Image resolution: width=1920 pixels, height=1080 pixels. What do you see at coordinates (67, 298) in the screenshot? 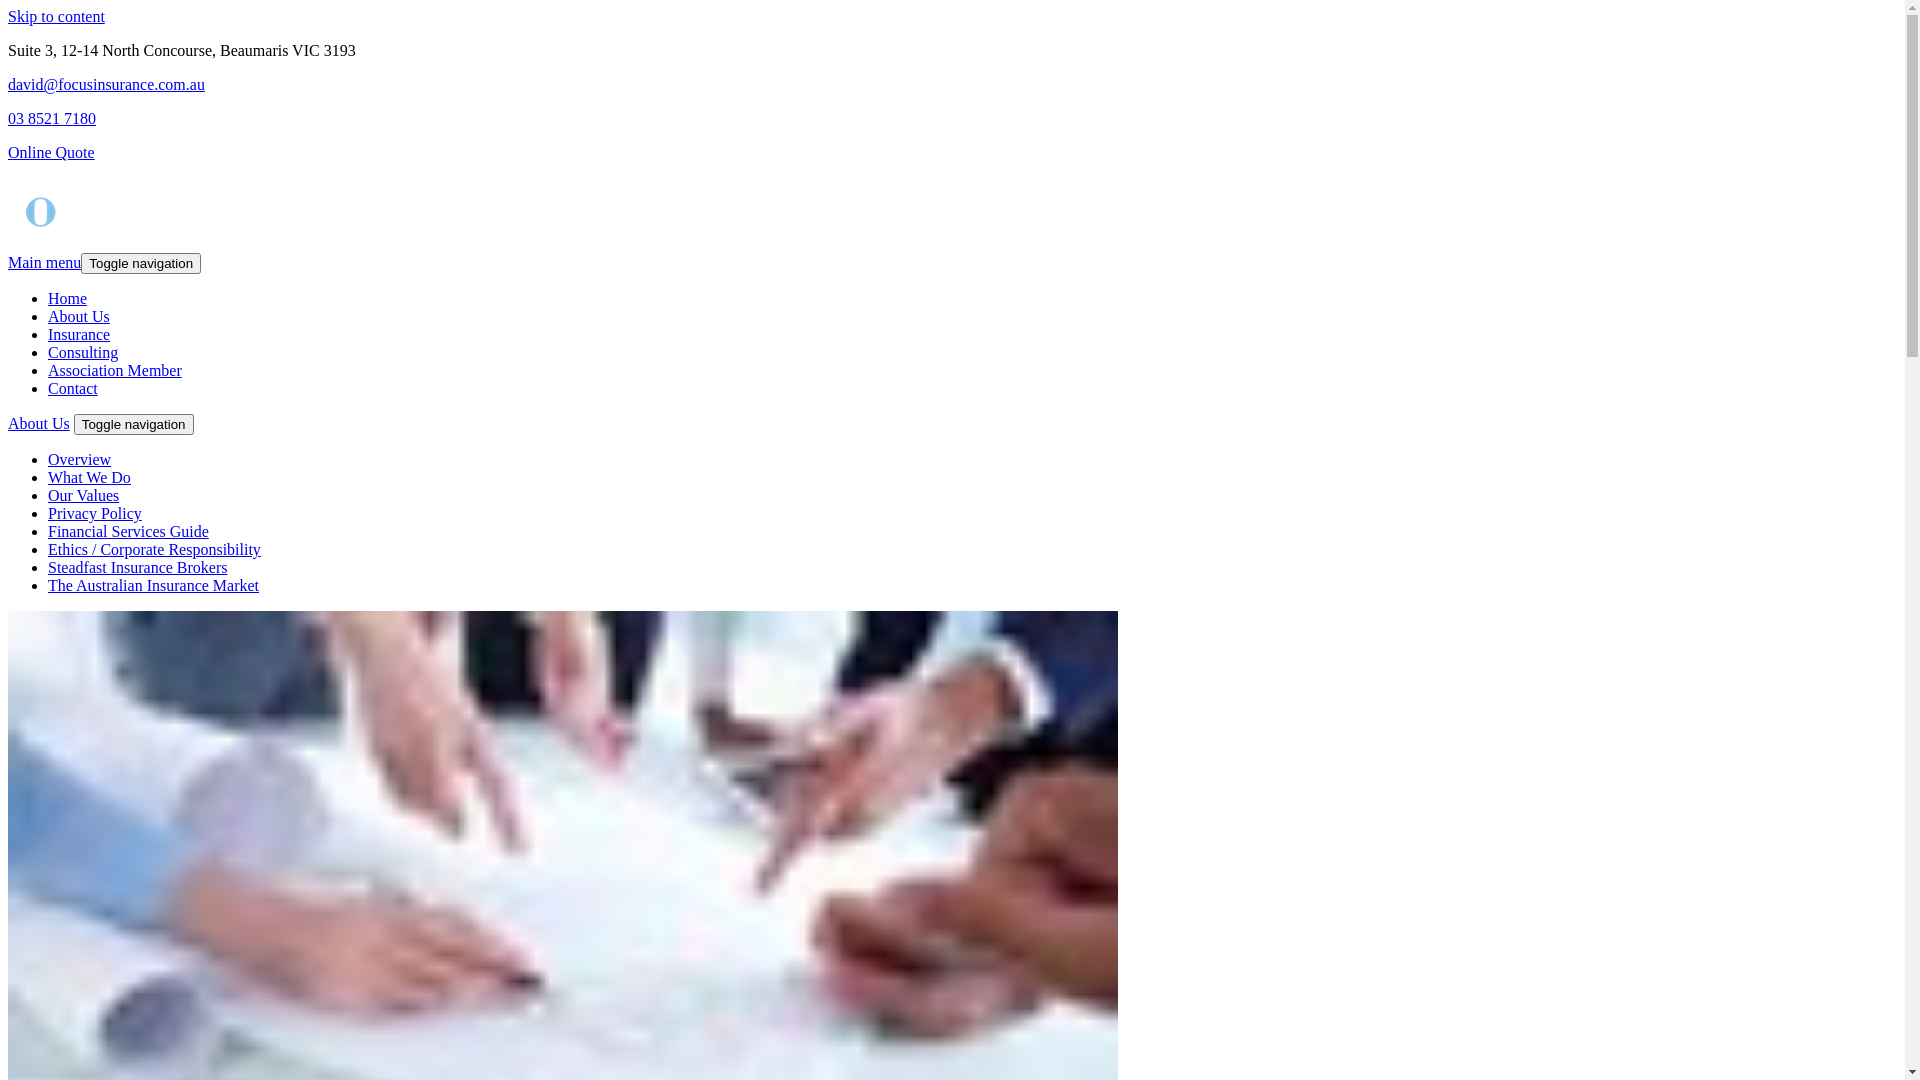
I see `'Home'` at bounding box center [67, 298].